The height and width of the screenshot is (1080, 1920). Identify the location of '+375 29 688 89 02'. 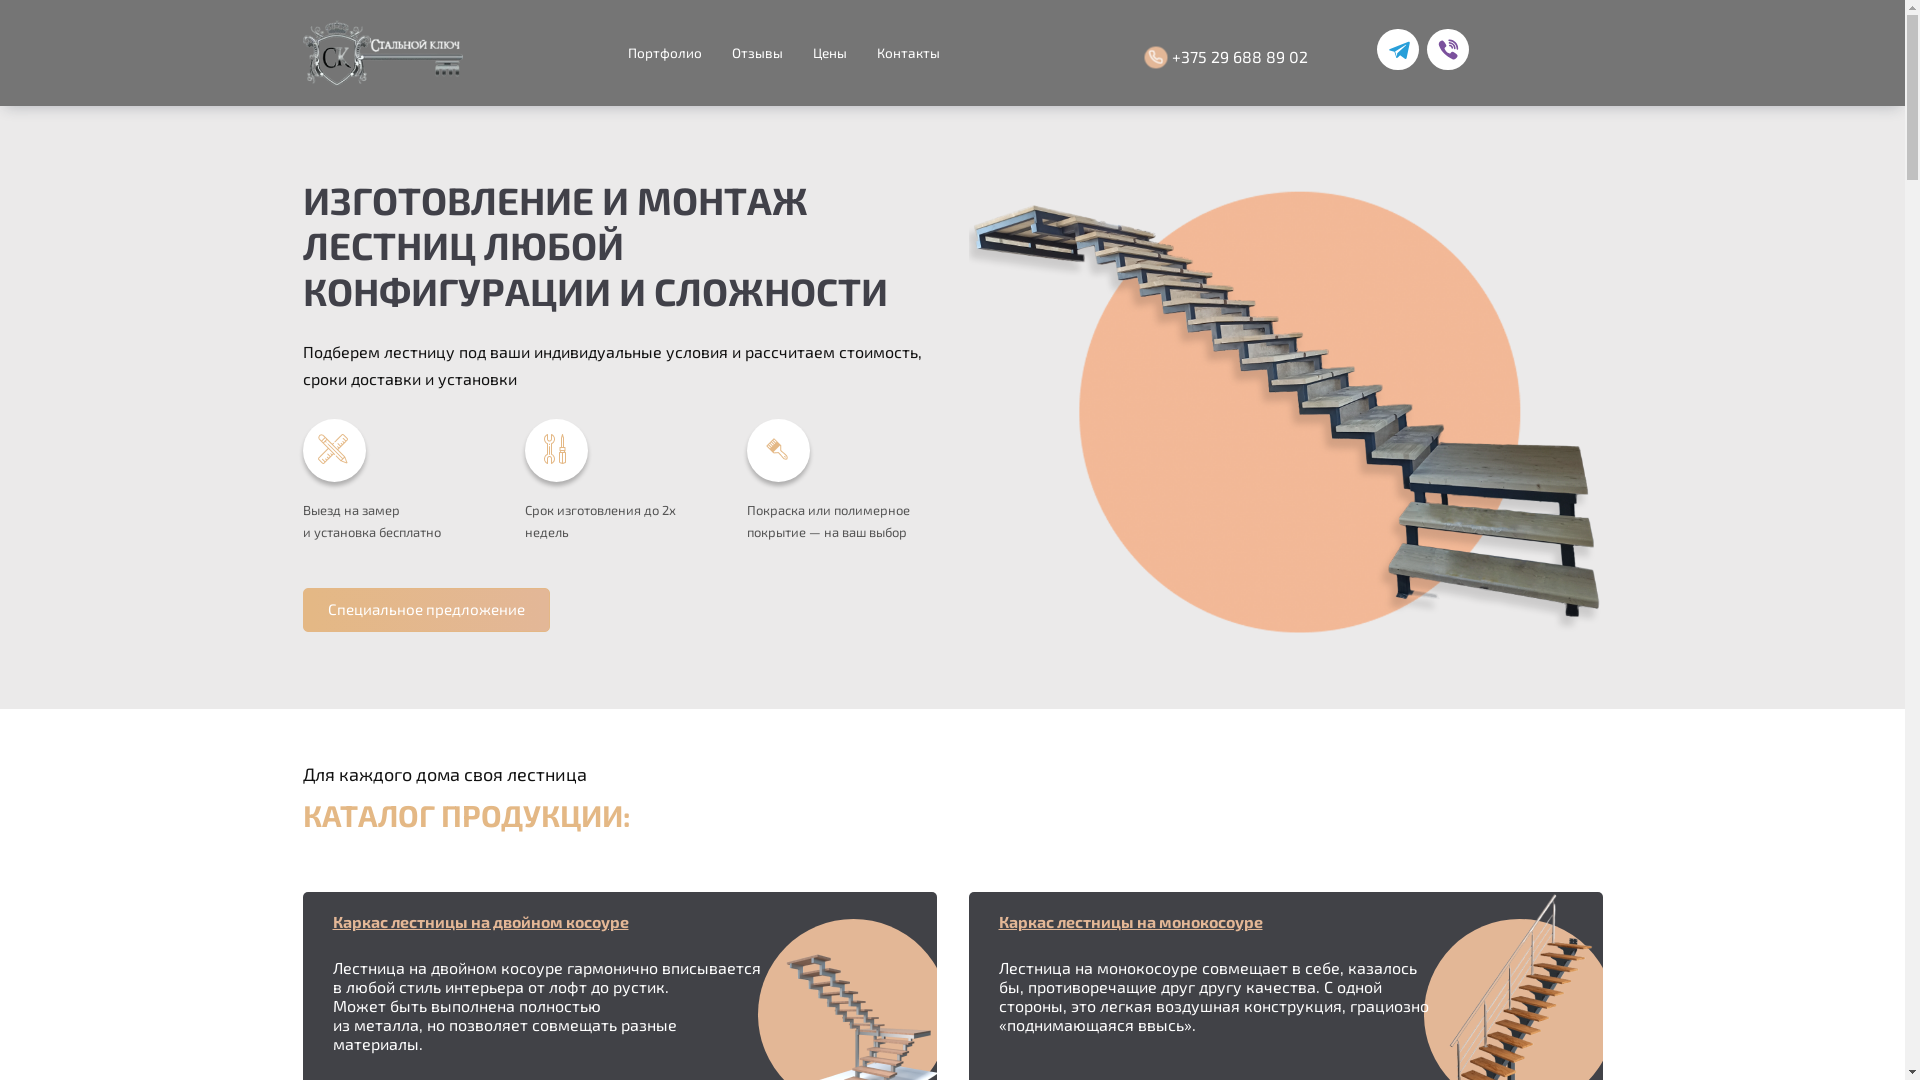
(1227, 56).